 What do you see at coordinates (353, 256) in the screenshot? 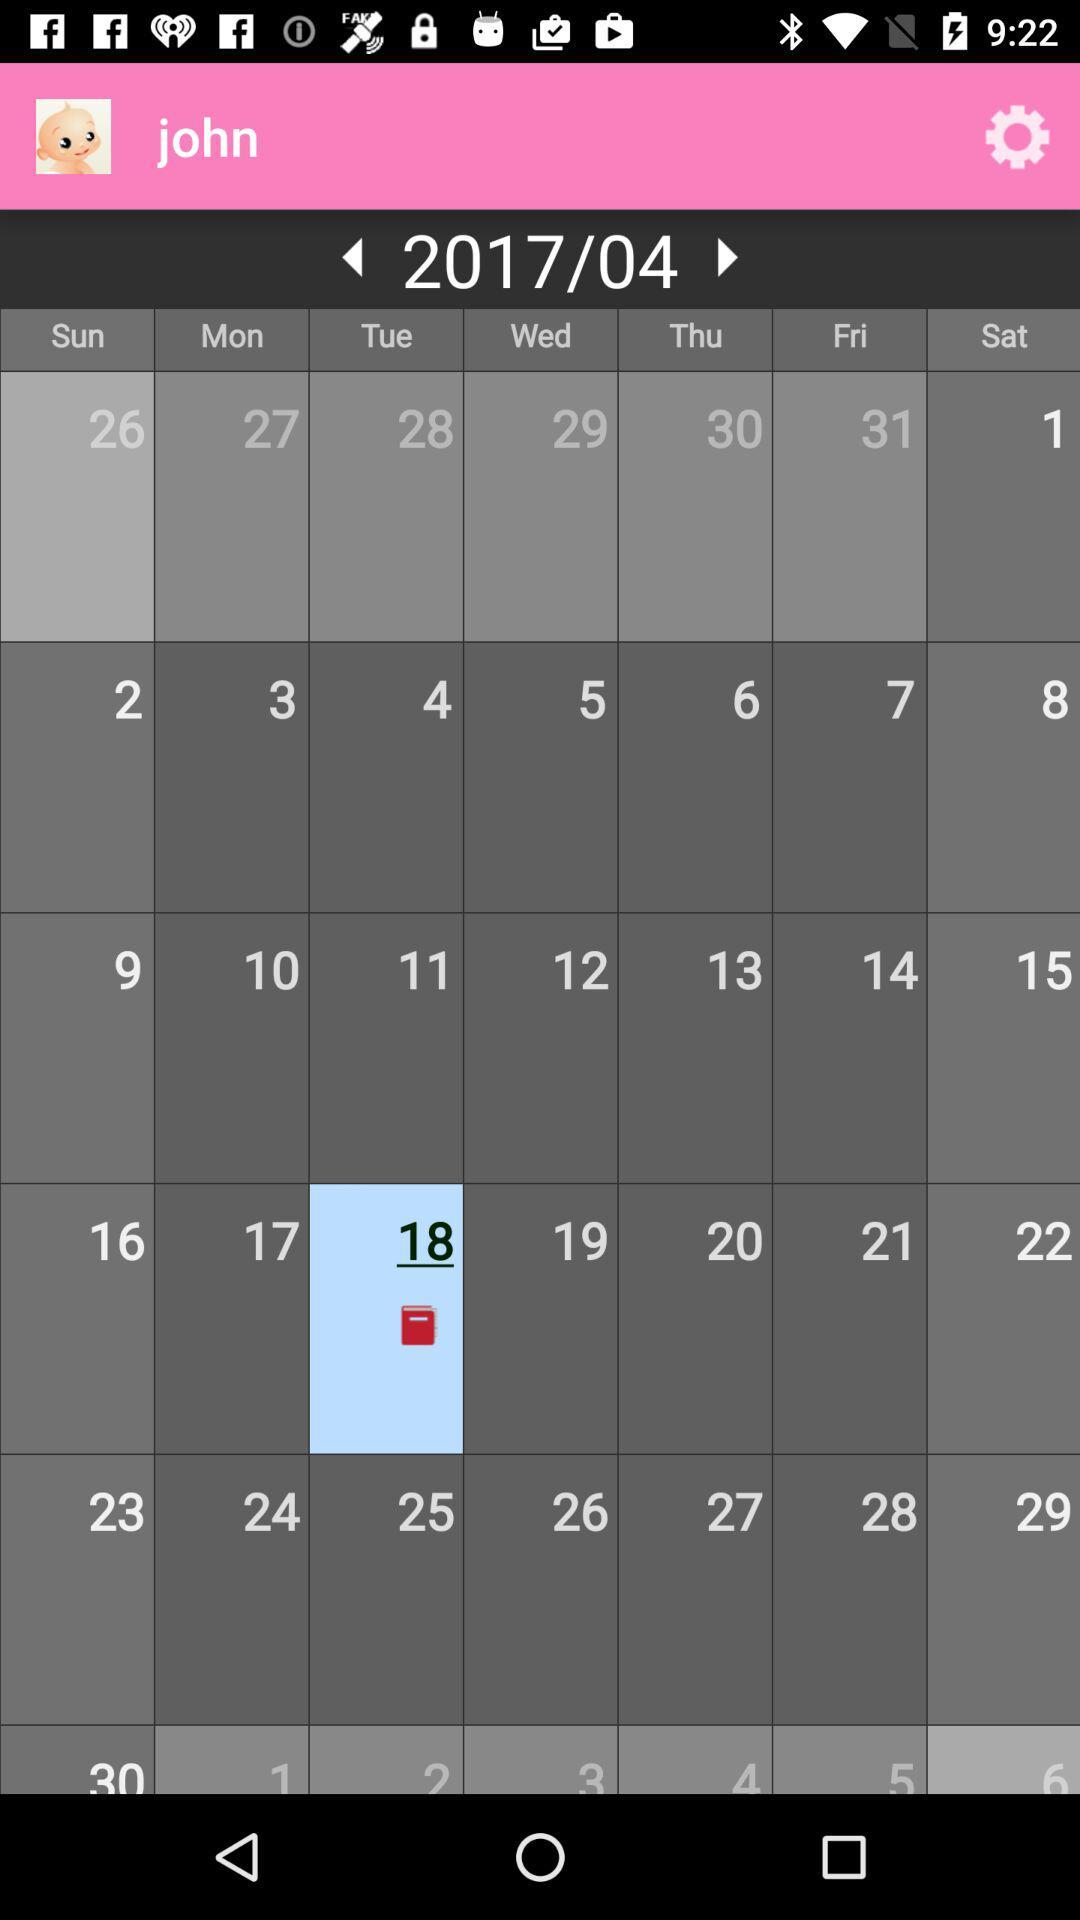
I see `previous page` at bounding box center [353, 256].